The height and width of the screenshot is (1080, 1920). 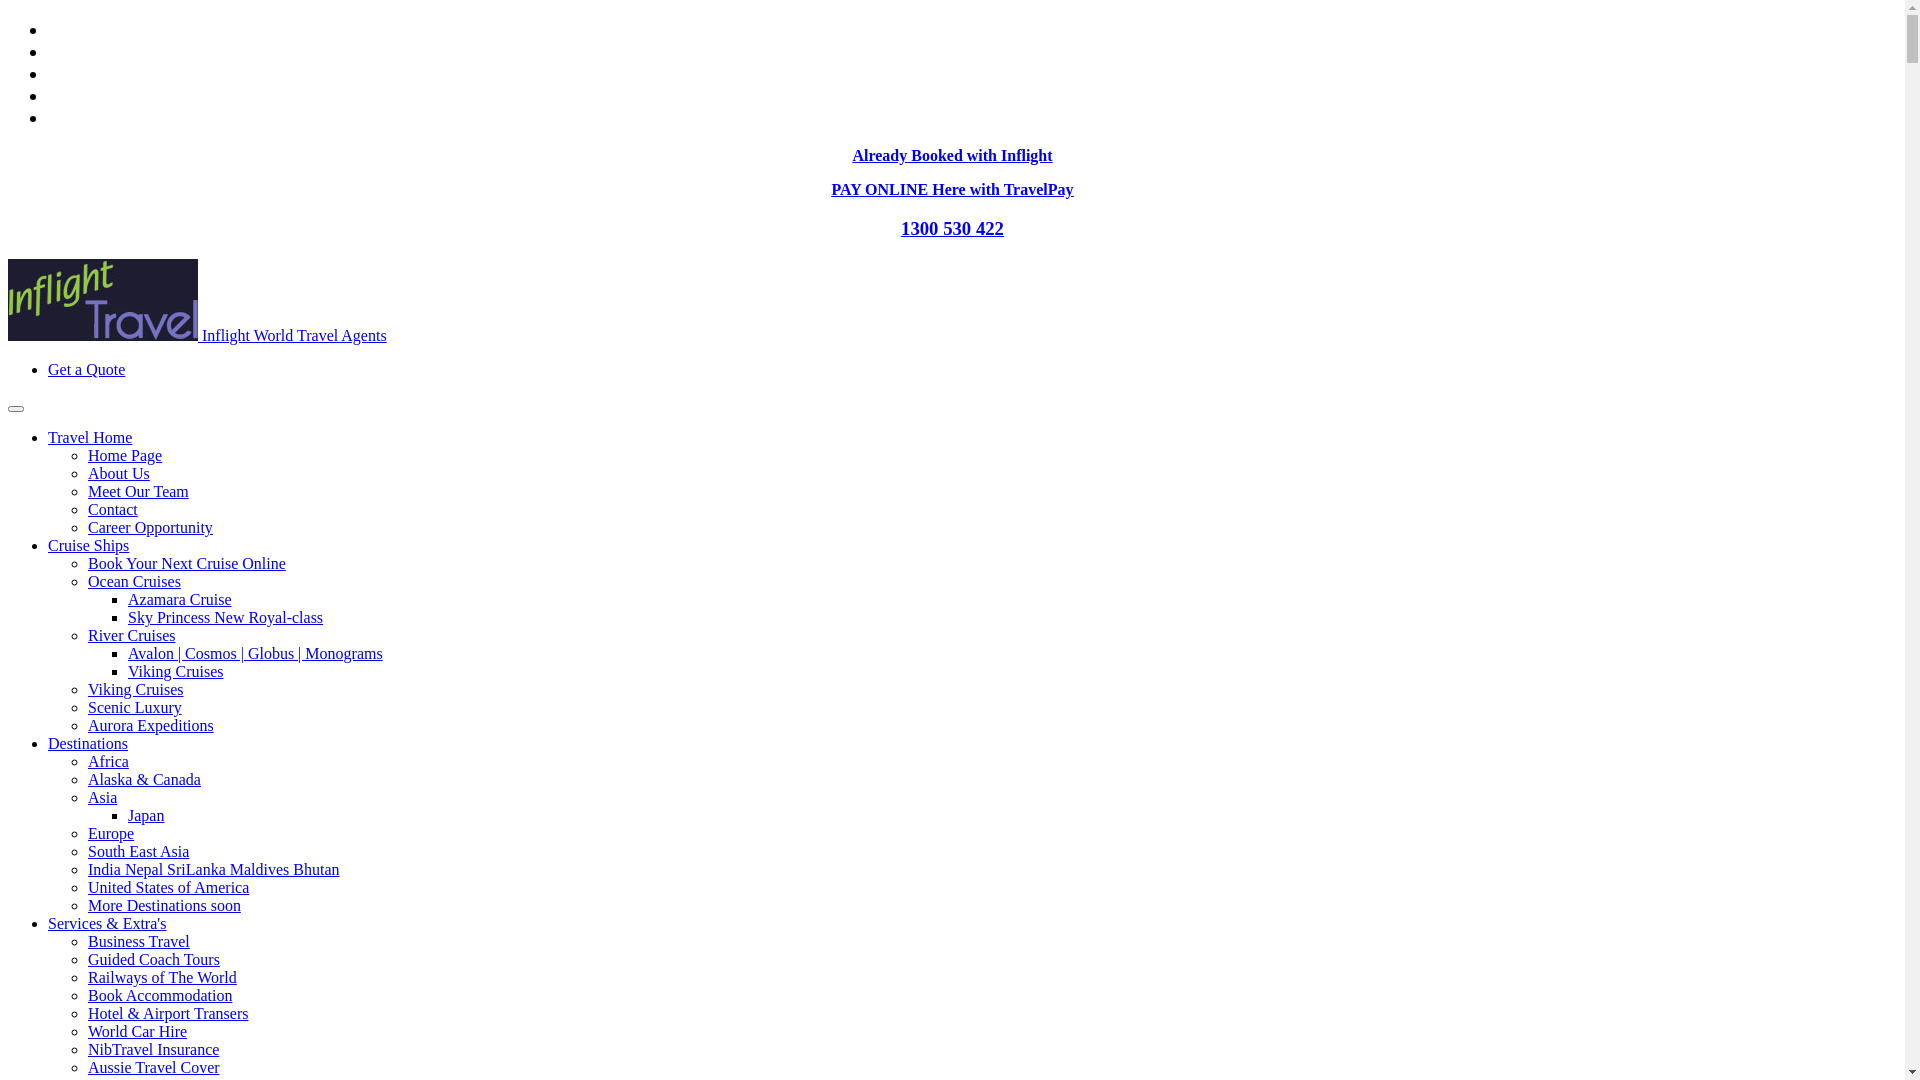 I want to click on 'NibTravel Insurance', so click(x=86, y=1048).